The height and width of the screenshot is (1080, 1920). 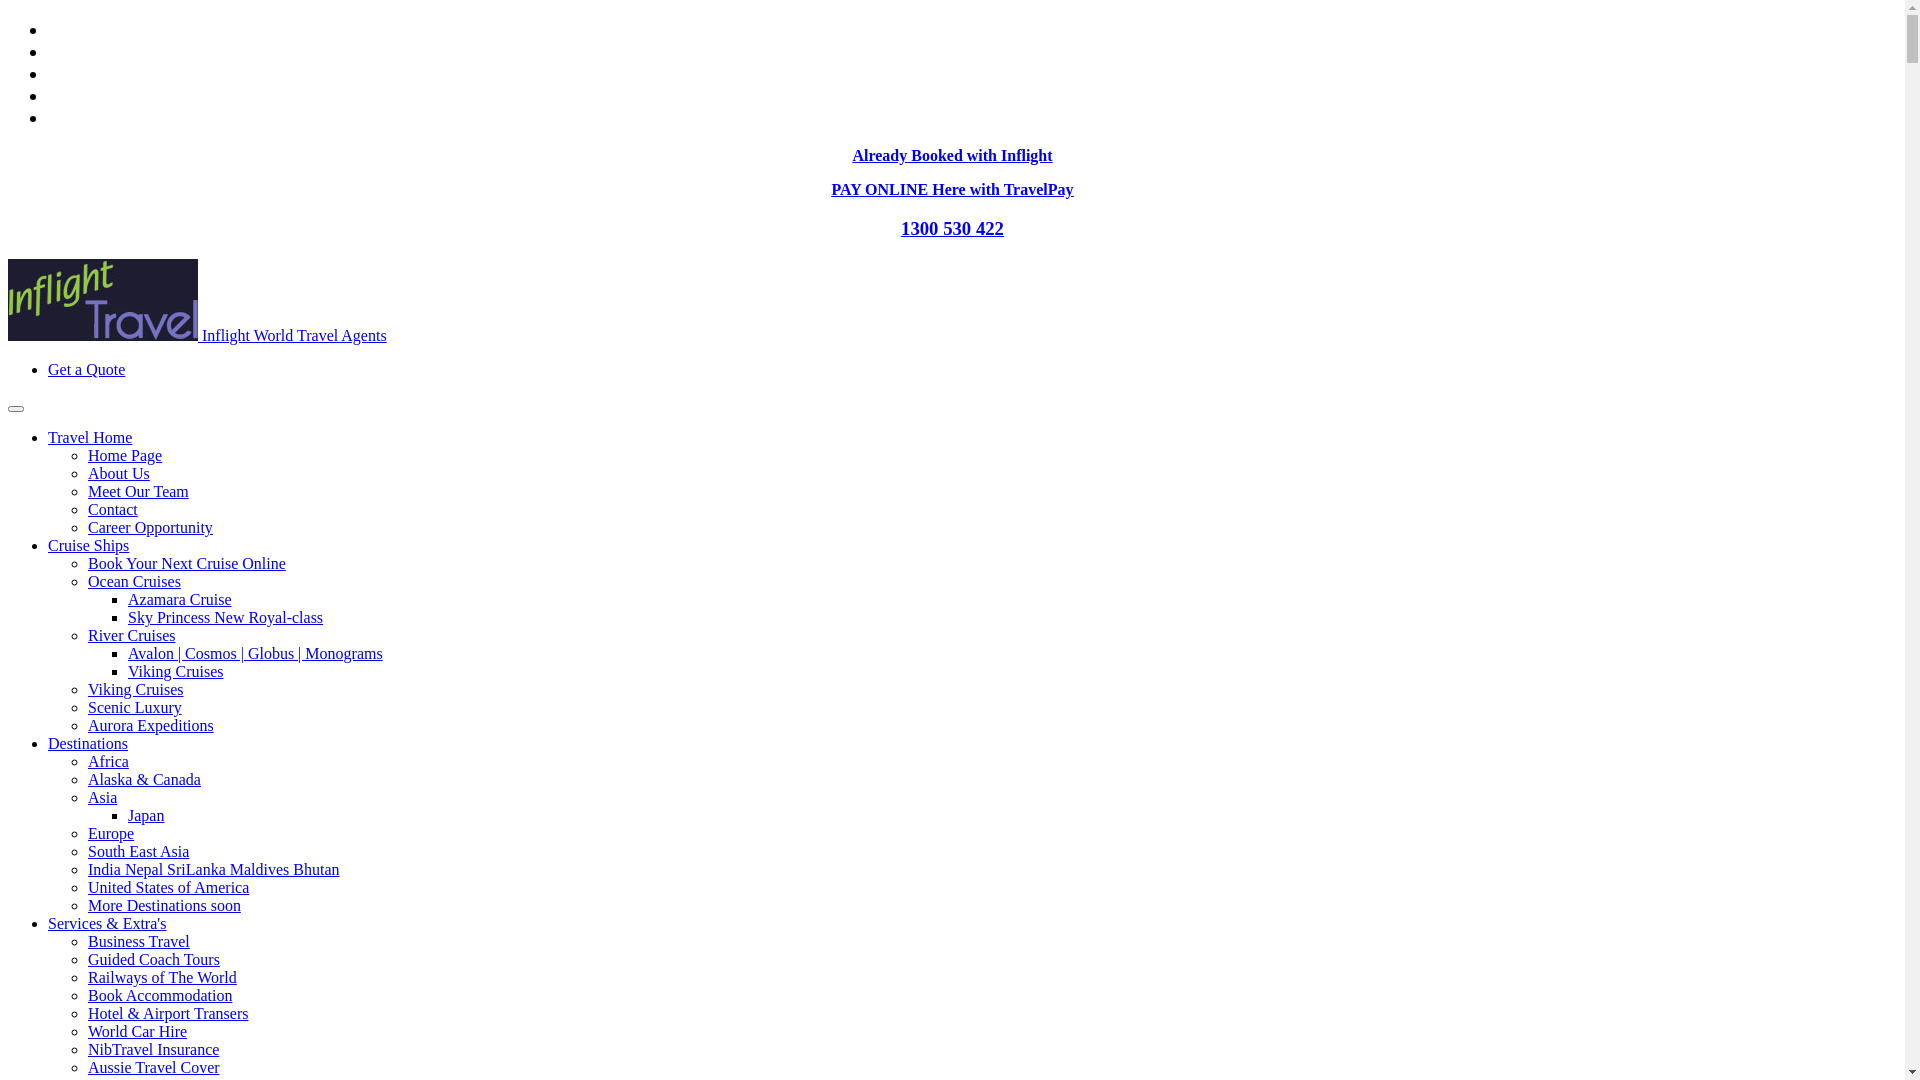 I want to click on 'NibTravel Insurance', so click(x=86, y=1048).